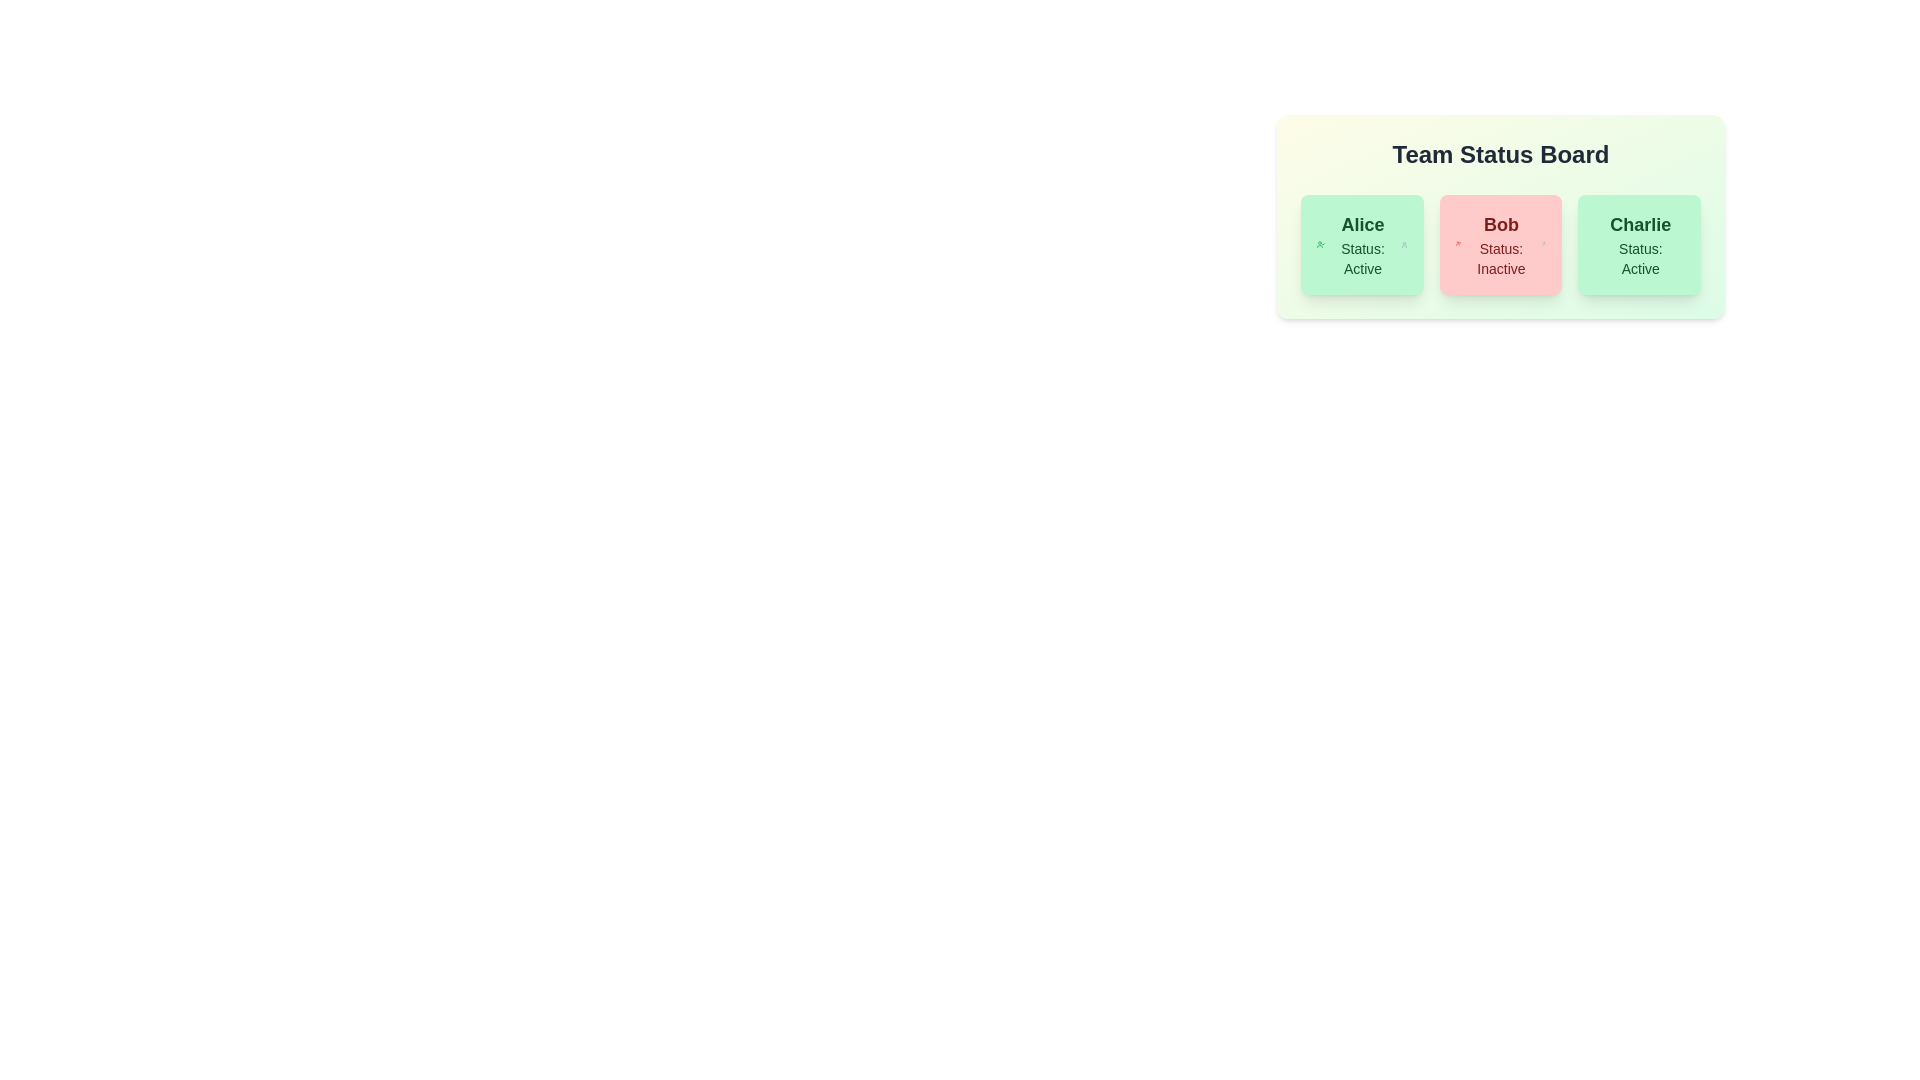  Describe the element at coordinates (1501, 244) in the screenshot. I see `the card of Bob to view their information` at that location.